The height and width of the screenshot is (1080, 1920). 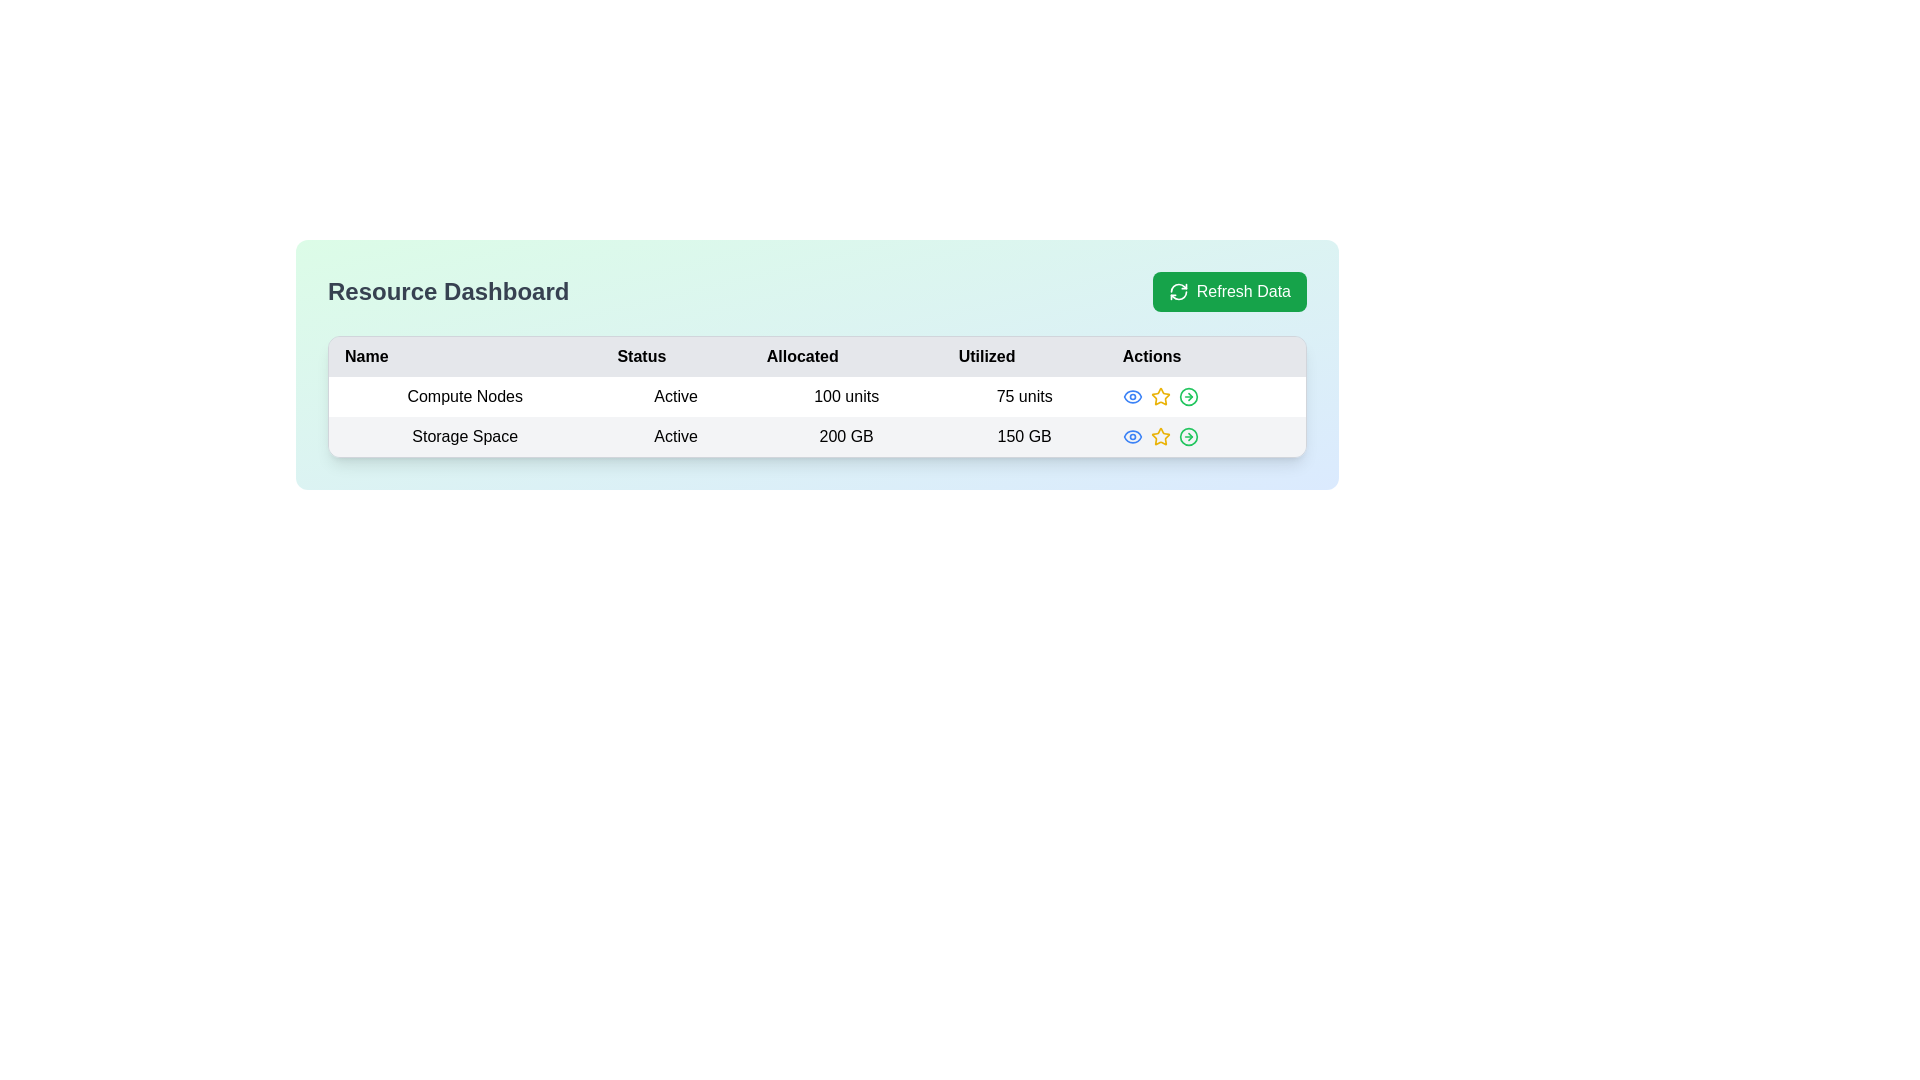 I want to click on the 'Allocated' text label displaying '100 units' for 'Compute Nodes' in the dashboard's tabular structure, so click(x=846, y=397).